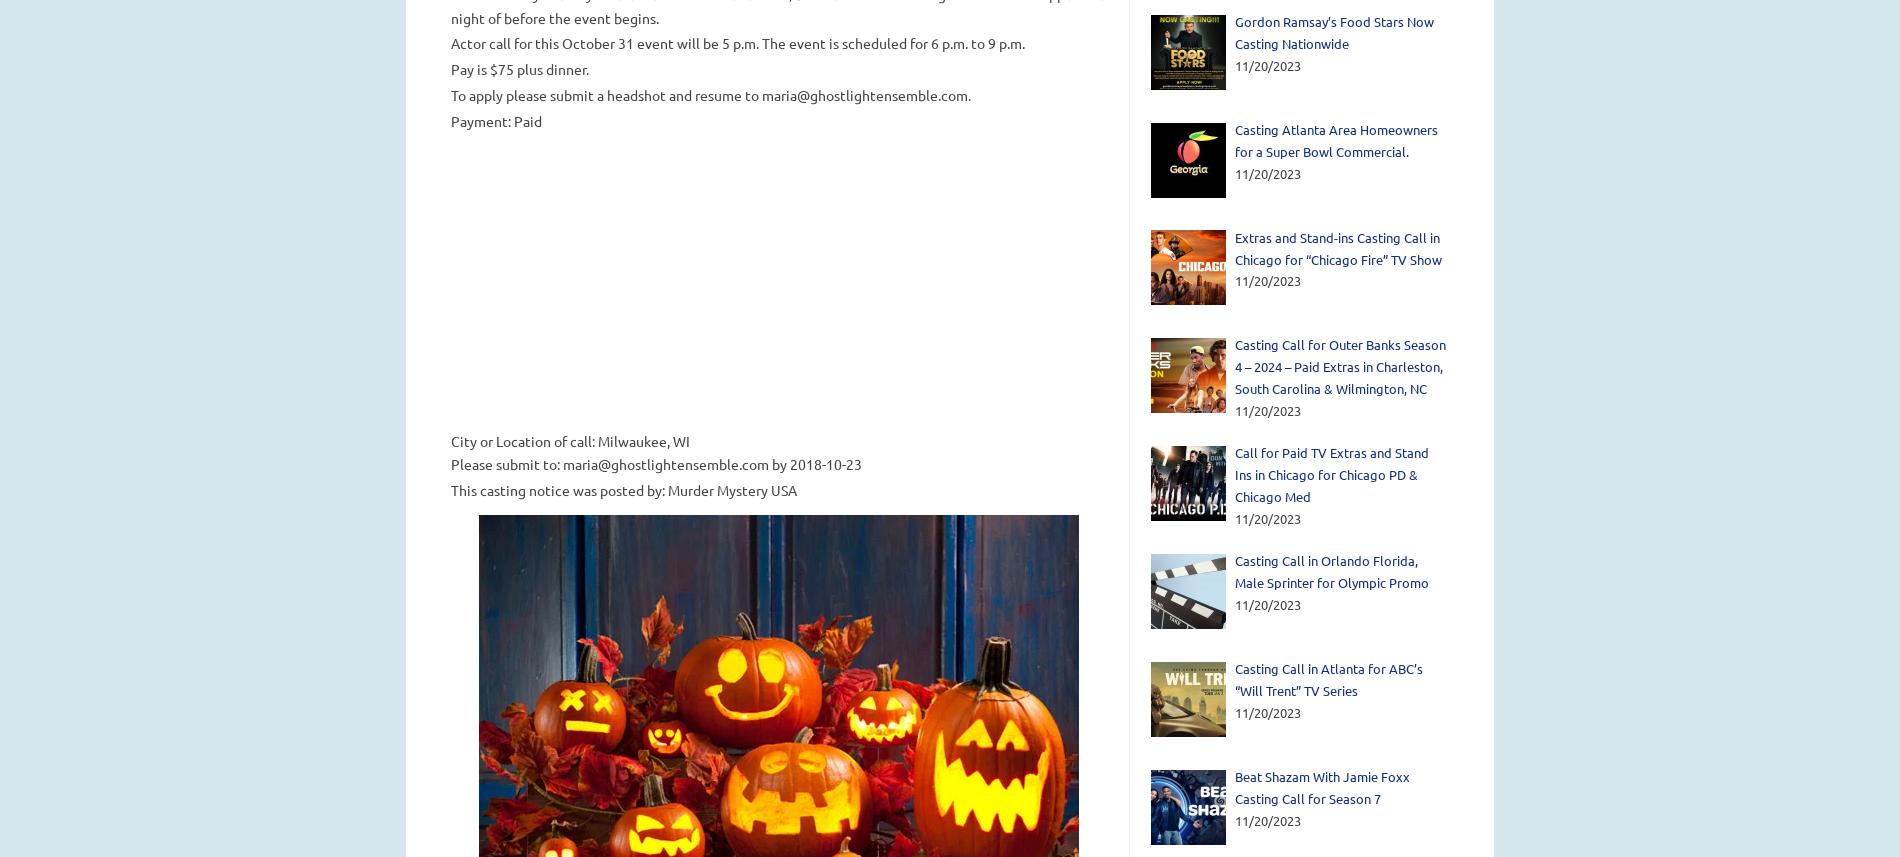  I want to click on 'Actor call for this October 31 event will be 5 p.m. The event is scheduled for 6 p.m. to 9 p.m.', so click(736, 42).